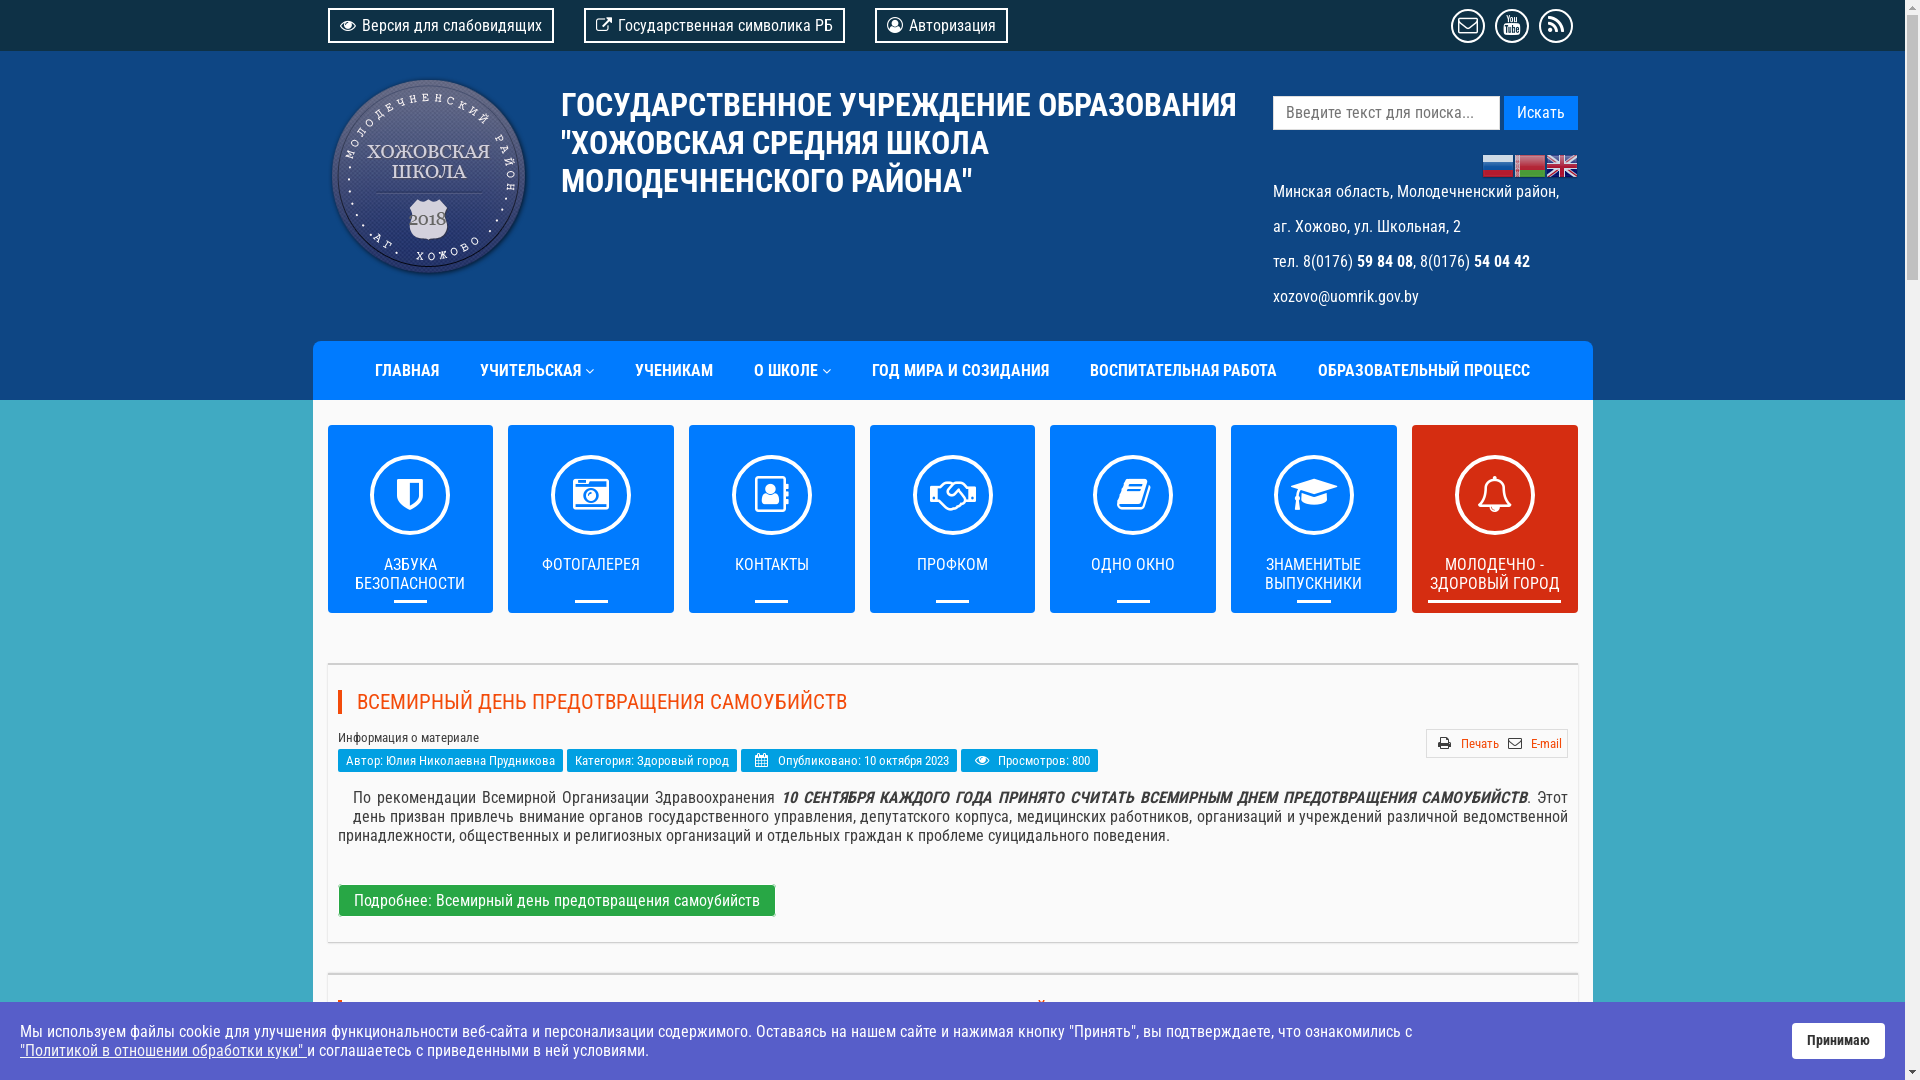  What do you see at coordinates (1544, 743) in the screenshot?
I see `'E-mail'` at bounding box center [1544, 743].